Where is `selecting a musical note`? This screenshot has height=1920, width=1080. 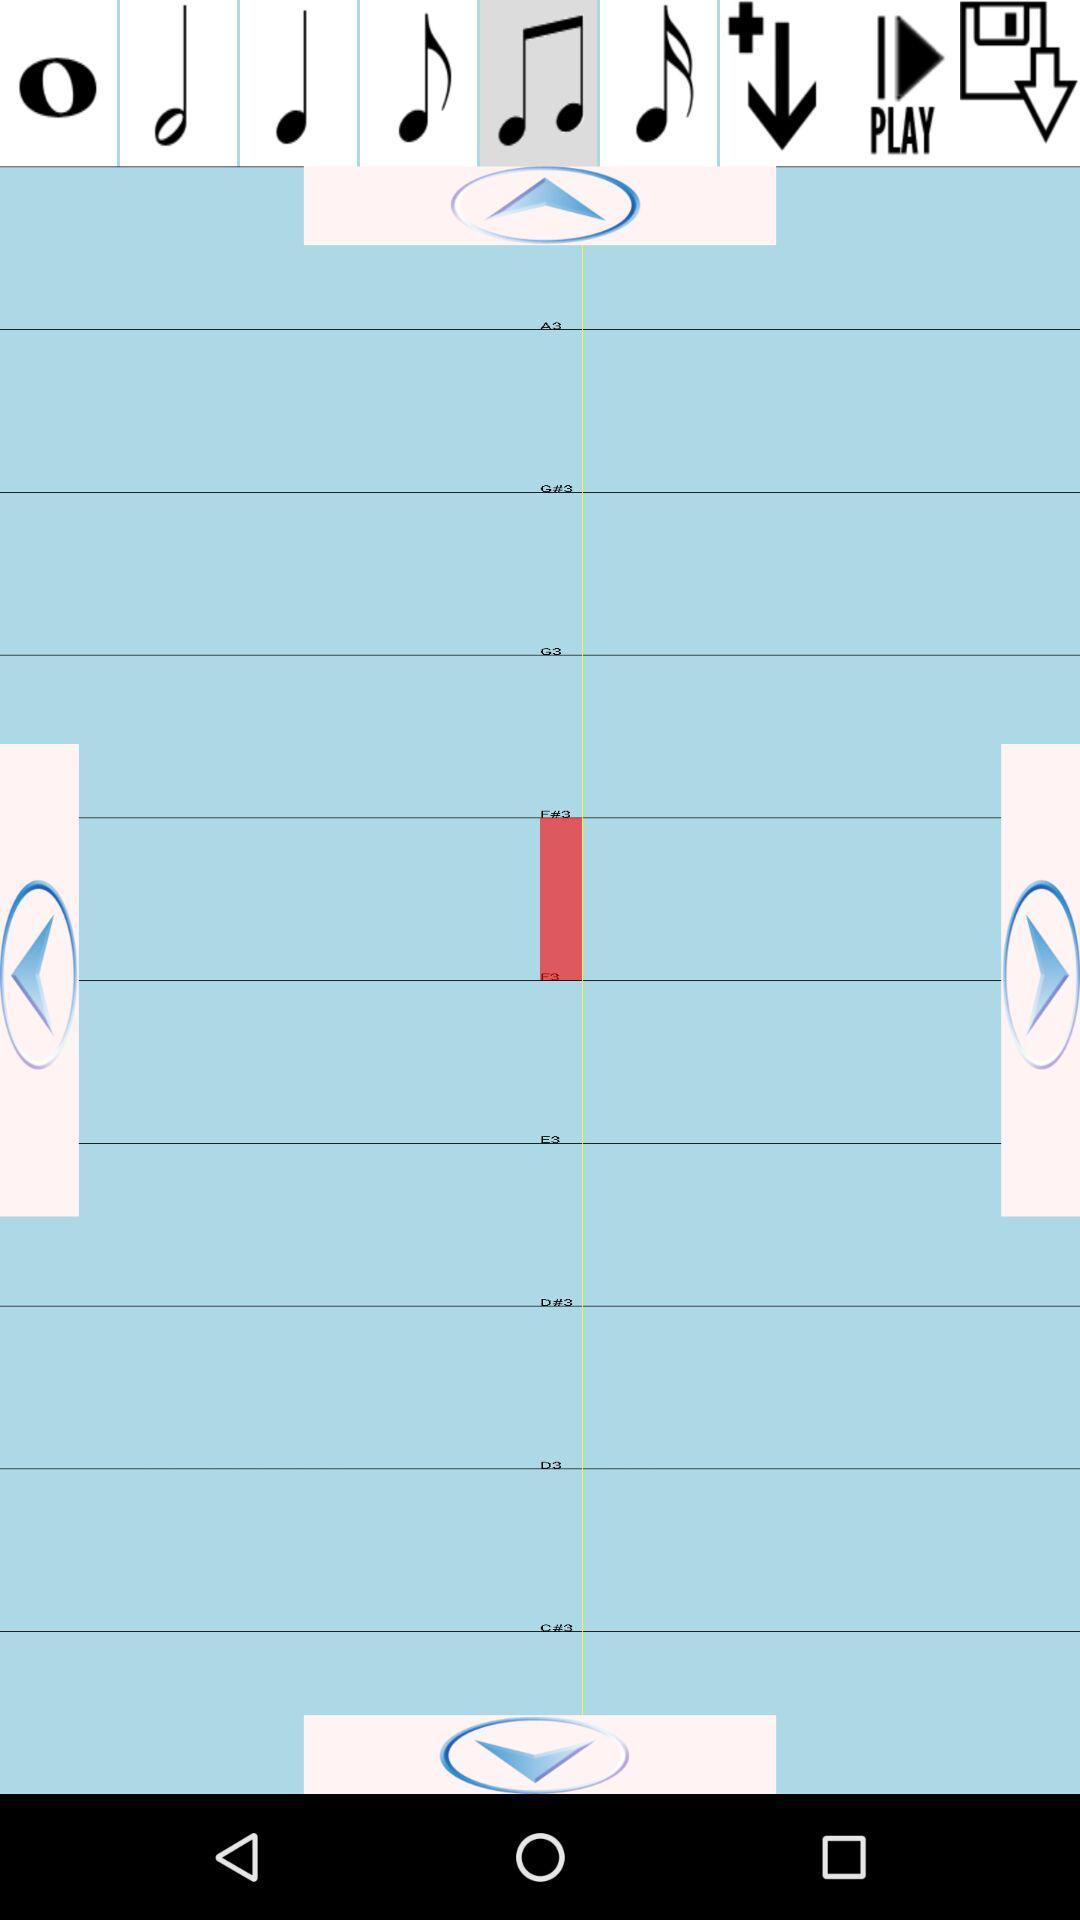
selecting a musical note is located at coordinates (417, 82).